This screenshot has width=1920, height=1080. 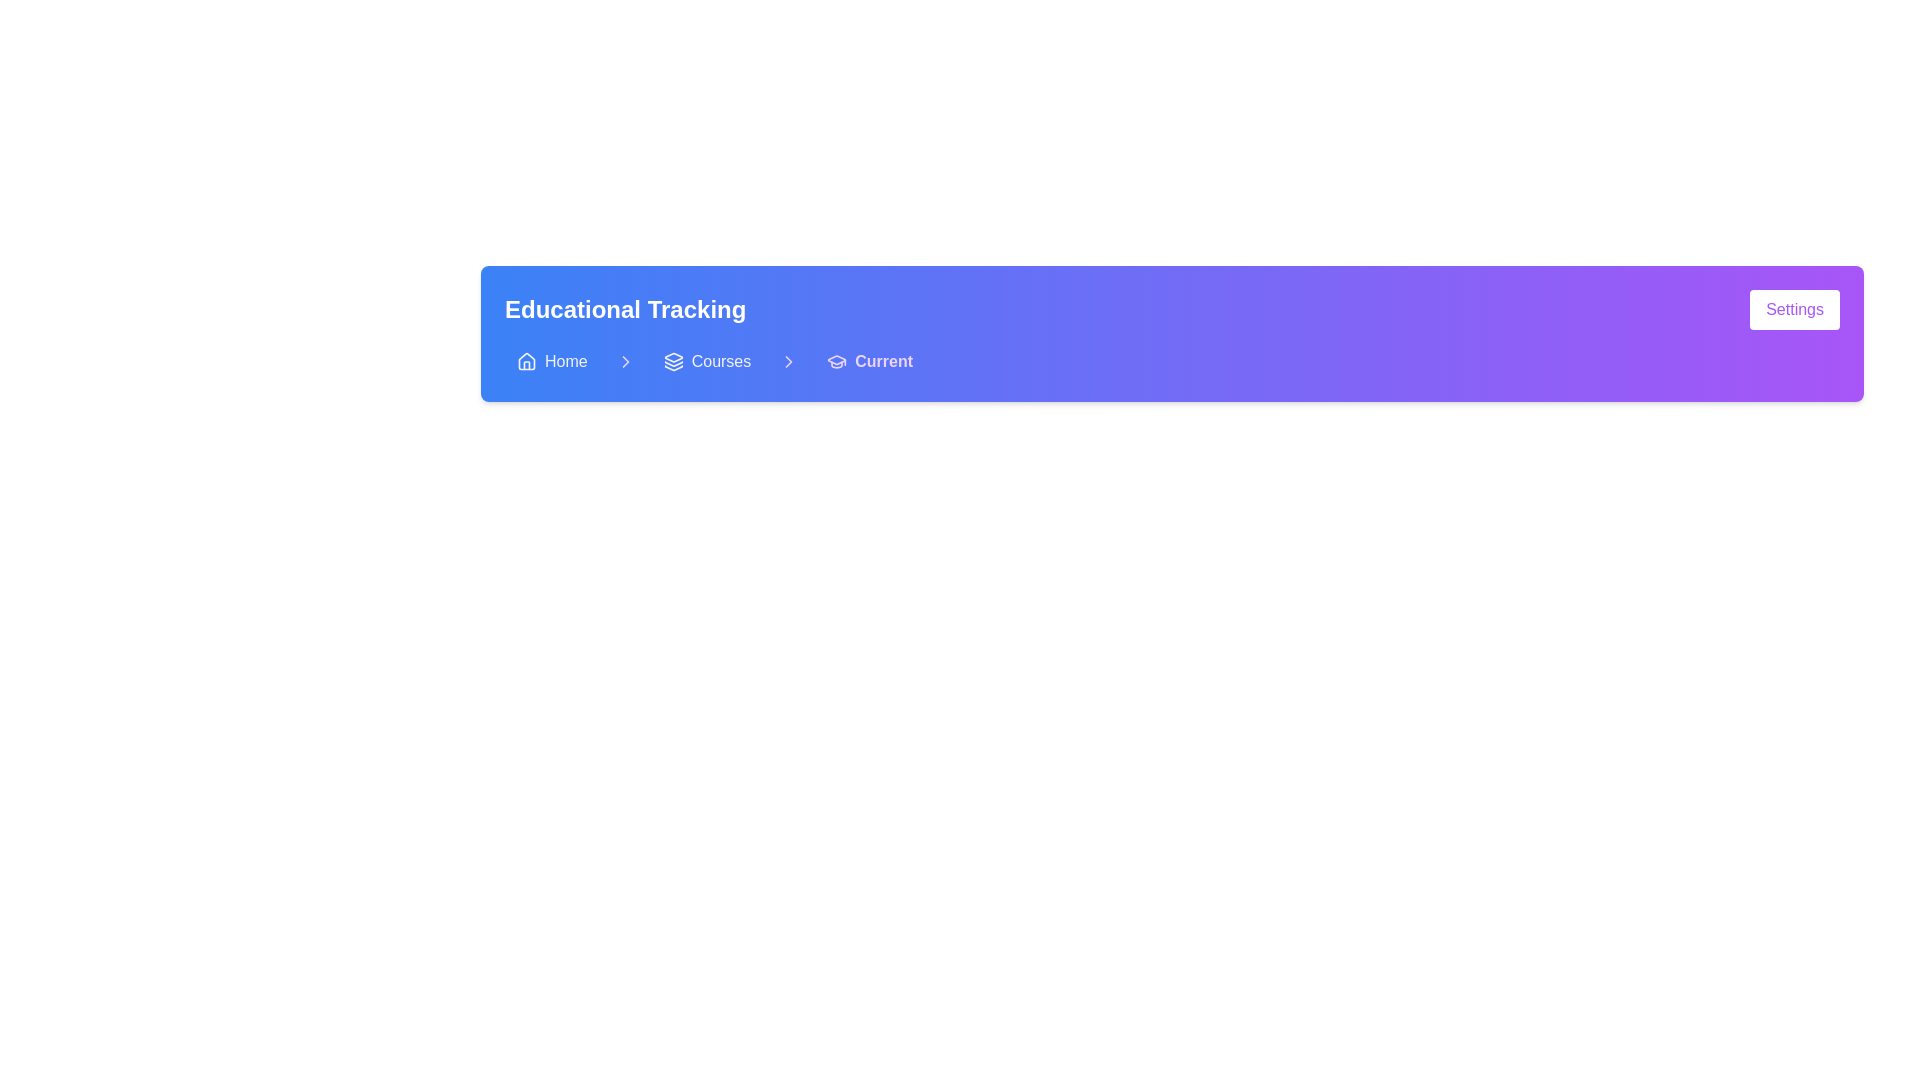 I want to click on the first chevron icon in the breadcrumb navigation bar that separates 'Home' and 'Courses', so click(x=624, y=362).